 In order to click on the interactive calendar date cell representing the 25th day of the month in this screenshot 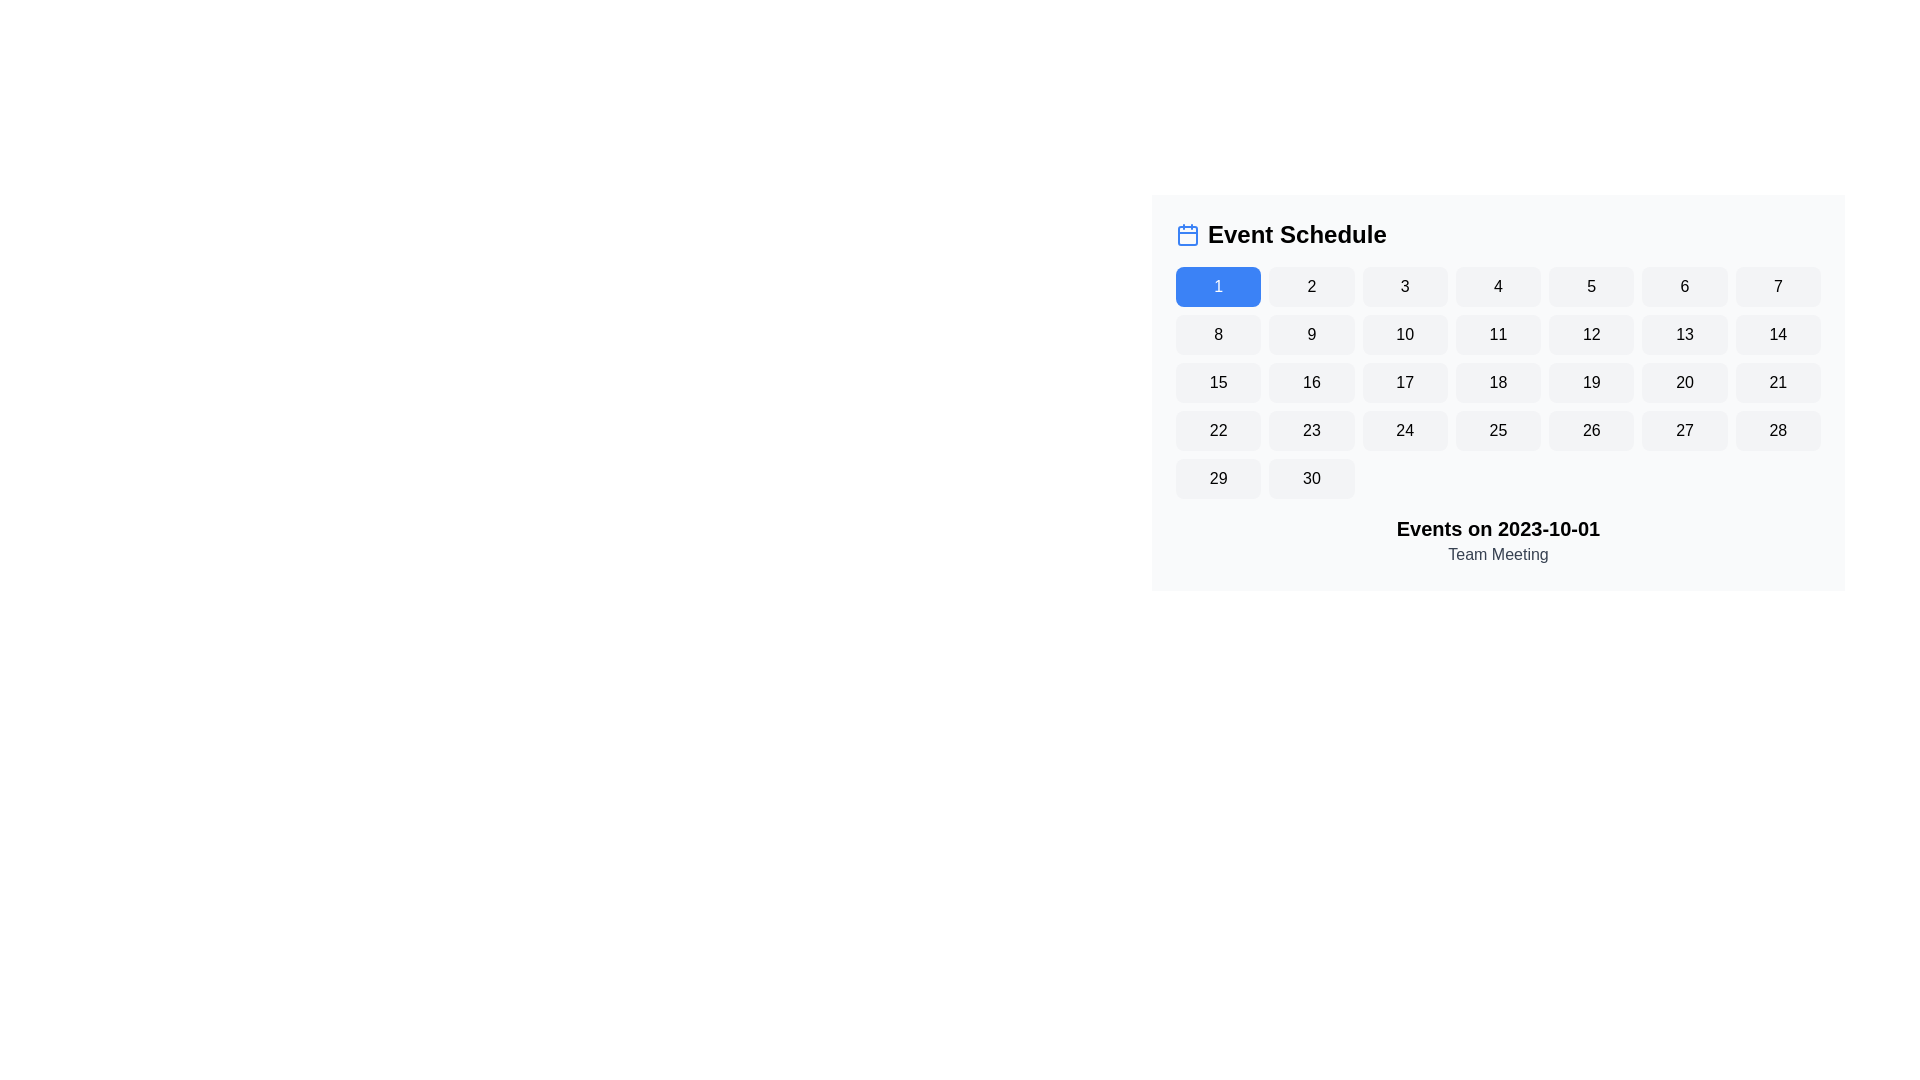, I will do `click(1498, 430)`.